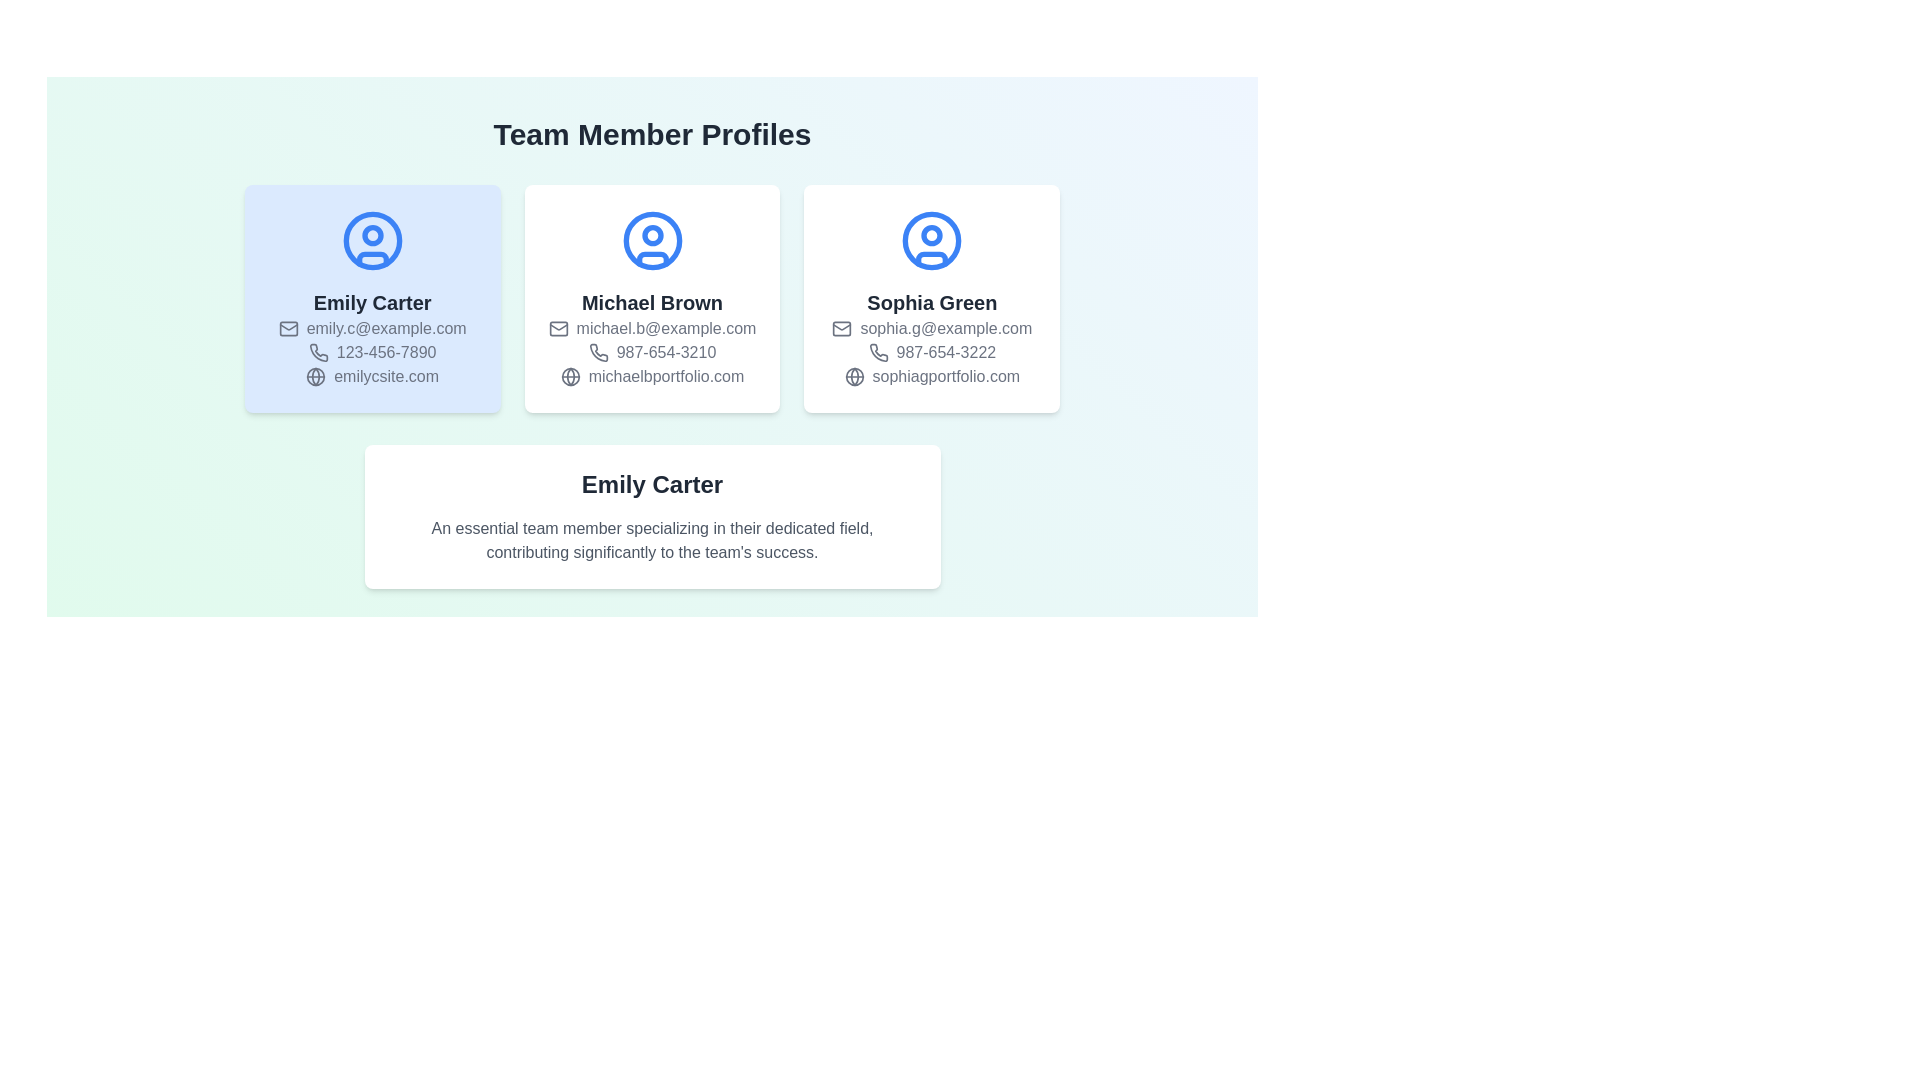 The width and height of the screenshot is (1920, 1080). Describe the element at coordinates (931, 239) in the screenshot. I see `the user profile icon represented by a blue circular outline with a stylized user silhouette, located at the top center of the 'Sophia Green' card in the 'Team Member Profiles' section` at that location.